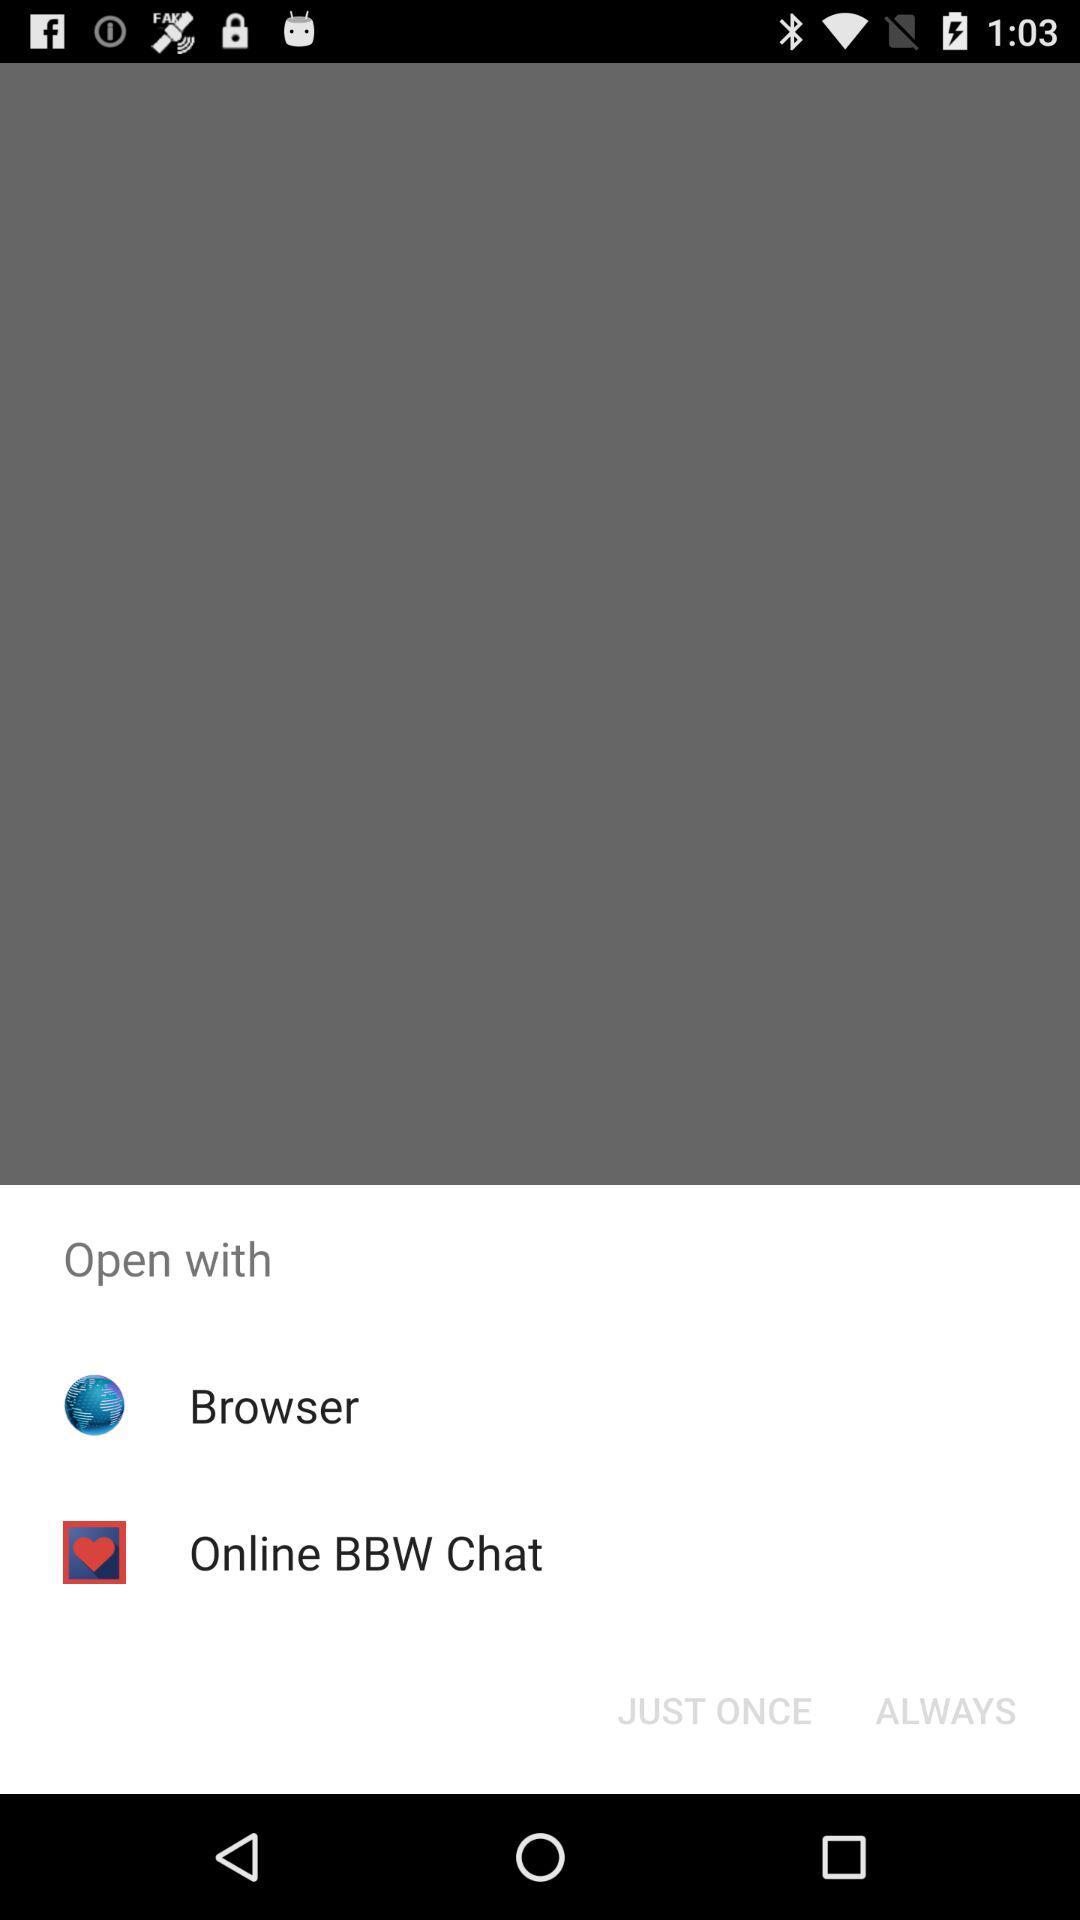 This screenshot has height=1920, width=1080. Describe the element at coordinates (945, 1708) in the screenshot. I see `icon next to the just once` at that location.